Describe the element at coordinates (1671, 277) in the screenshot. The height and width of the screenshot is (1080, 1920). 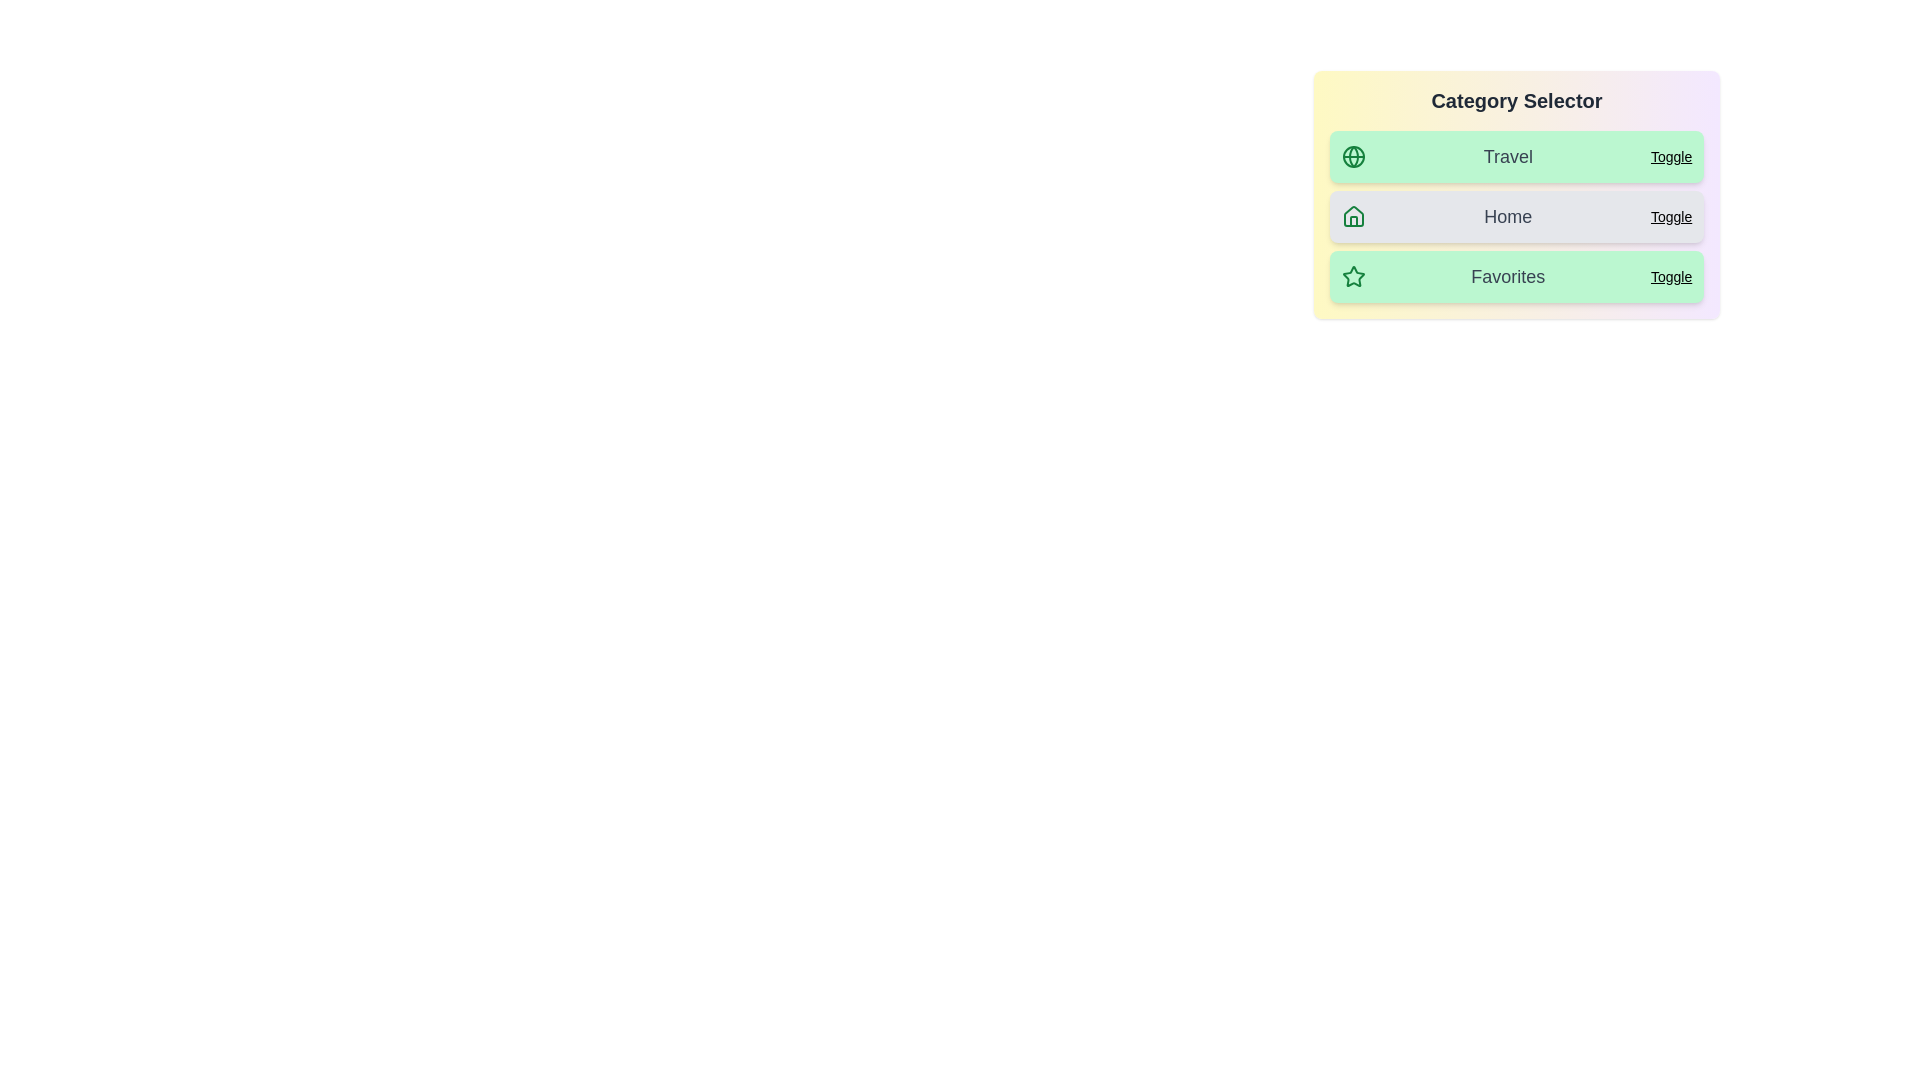
I see `the 'Toggle' button of the category item corresponding to Favorites` at that location.